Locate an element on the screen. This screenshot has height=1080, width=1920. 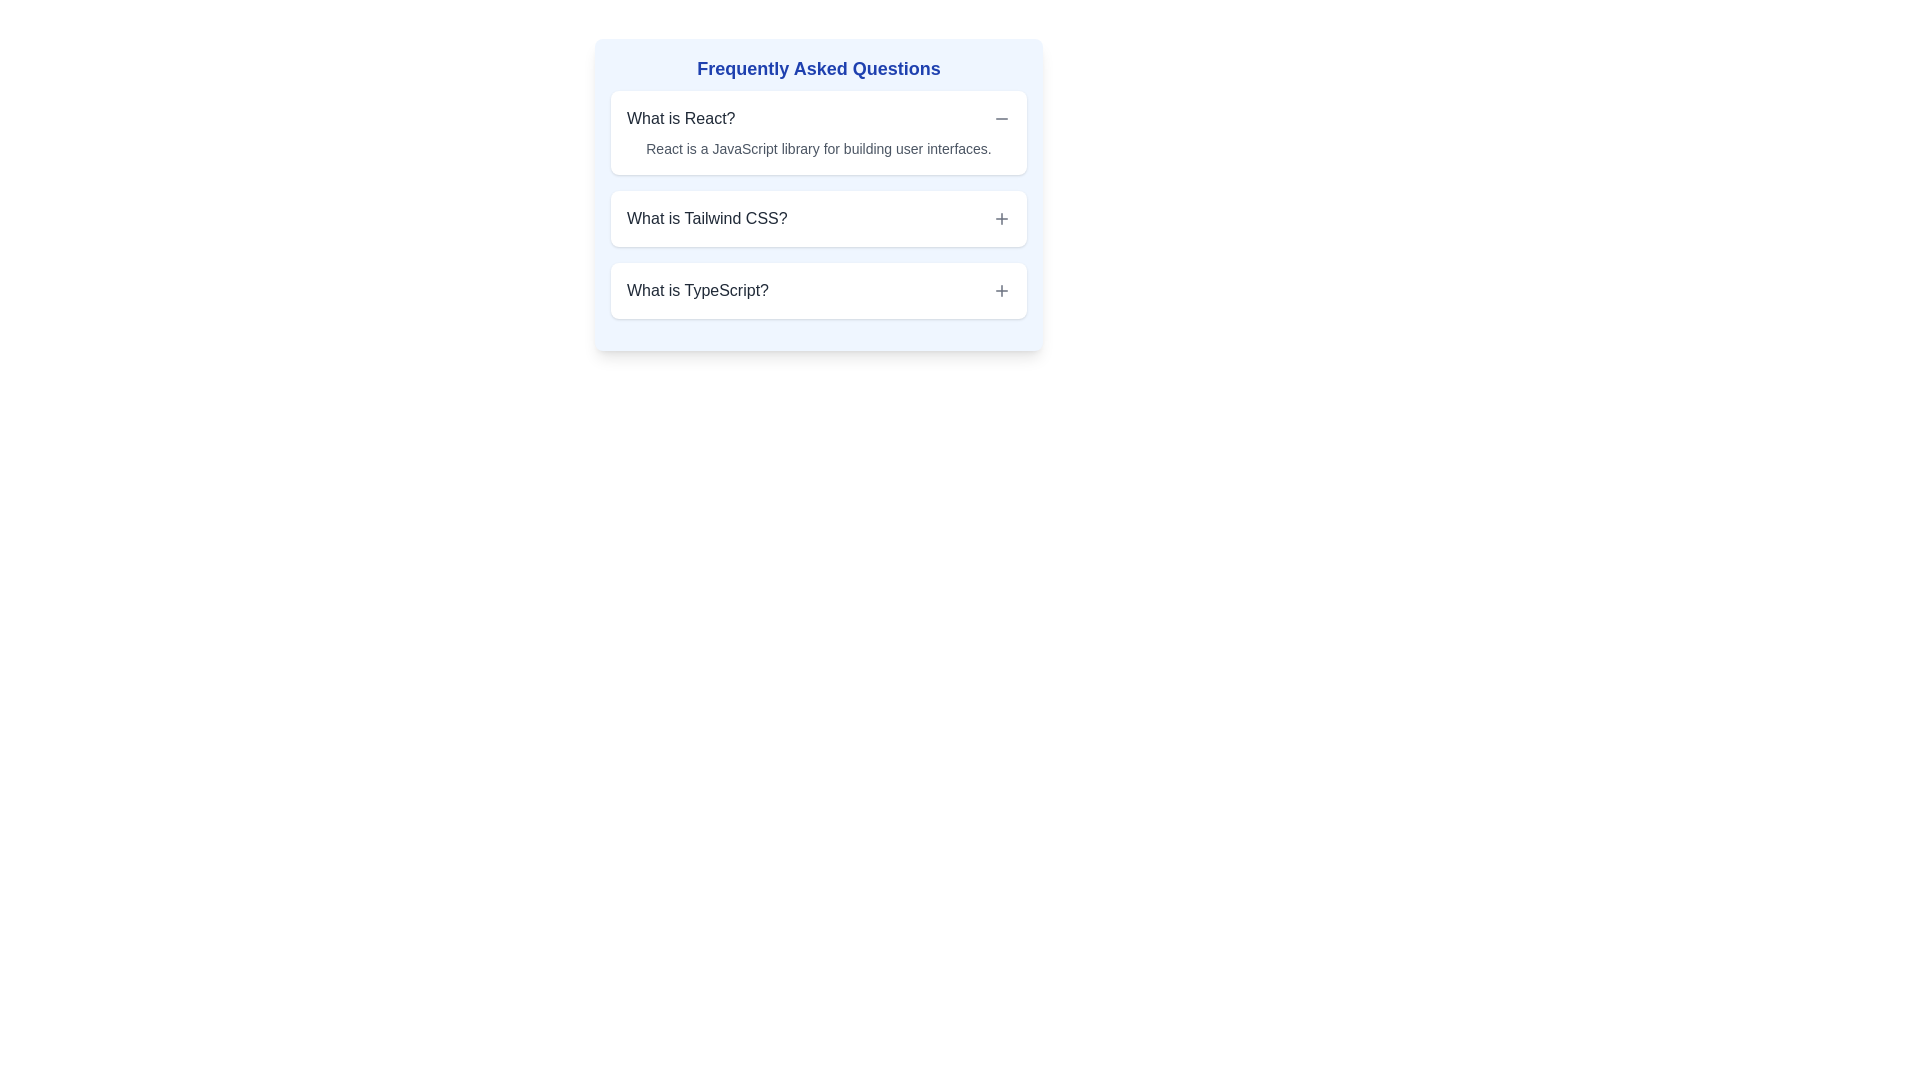
the button located at the top right corner of the 'What is TypeScript?' section is located at coordinates (1002, 290).